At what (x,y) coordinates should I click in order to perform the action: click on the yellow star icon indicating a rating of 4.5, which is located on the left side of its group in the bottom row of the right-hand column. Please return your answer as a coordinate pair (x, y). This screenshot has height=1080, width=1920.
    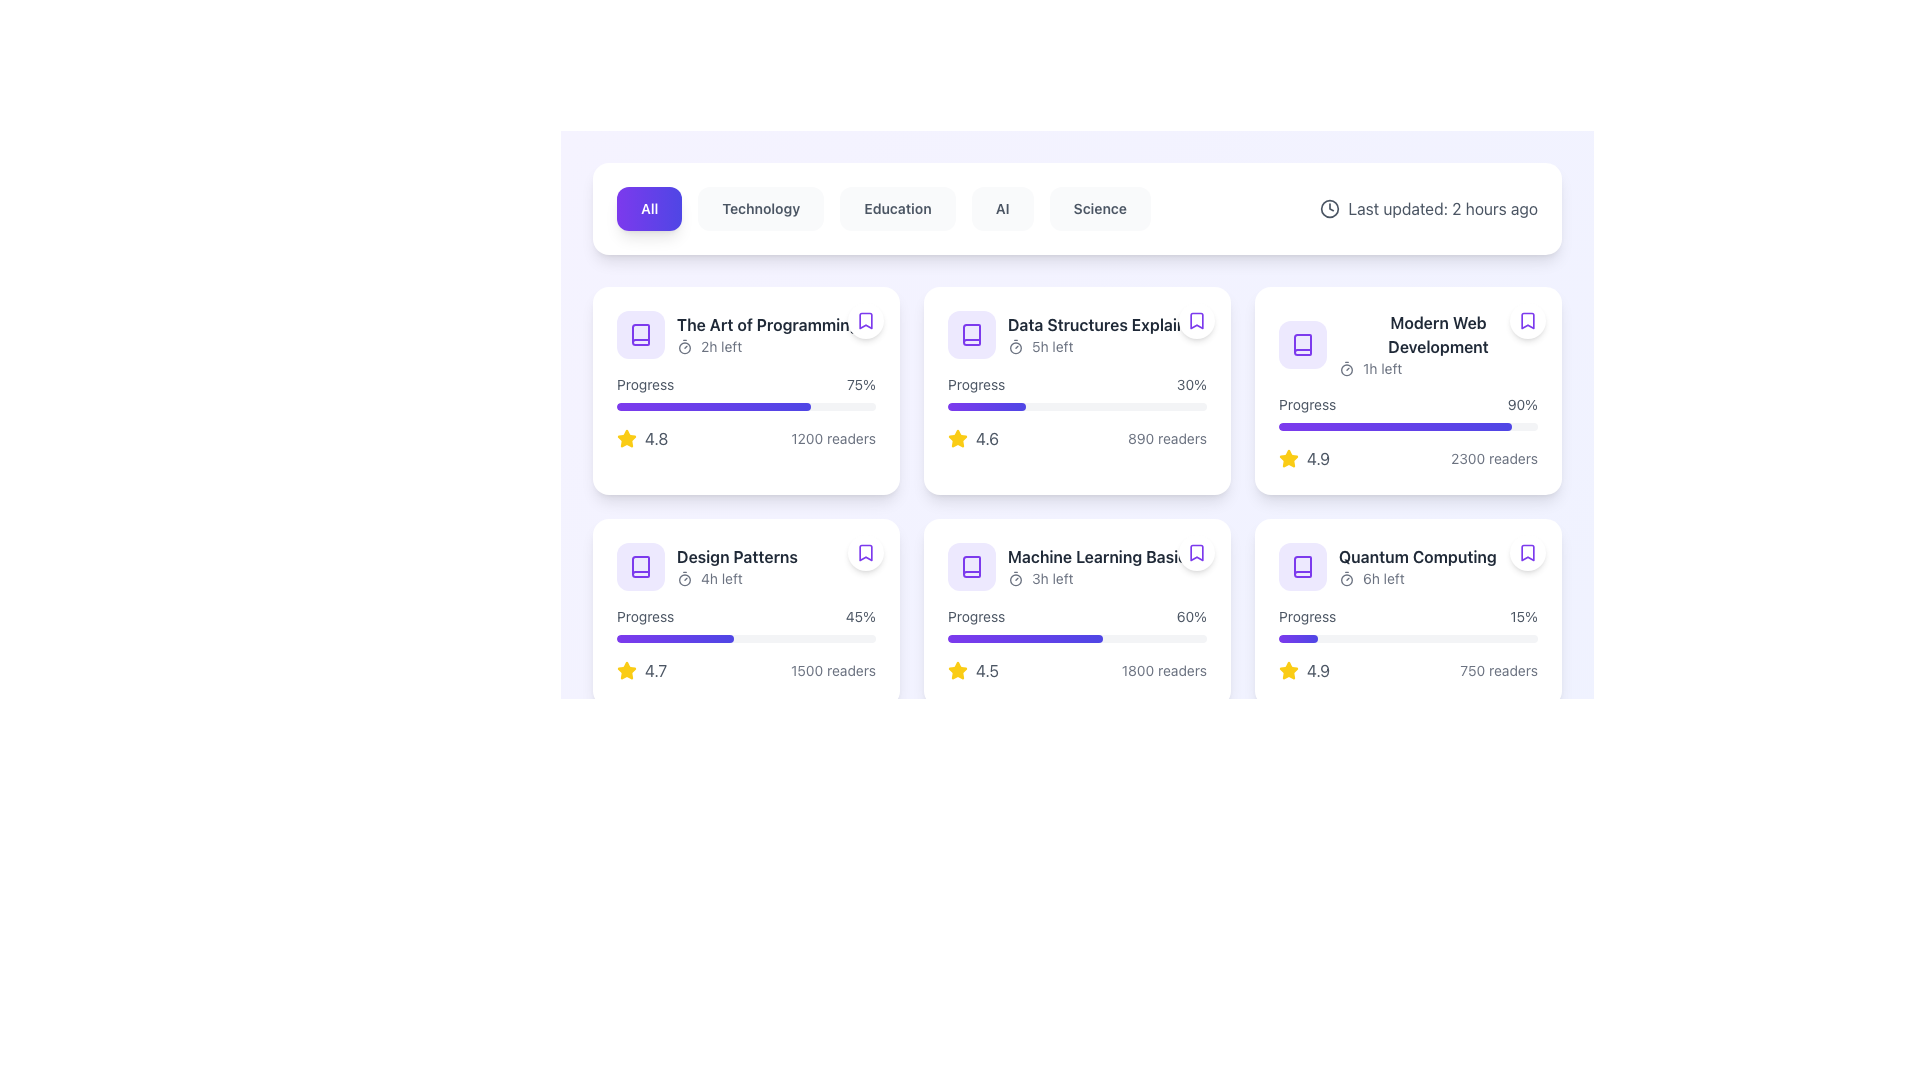
    Looking at the image, I should click on (957, 671).